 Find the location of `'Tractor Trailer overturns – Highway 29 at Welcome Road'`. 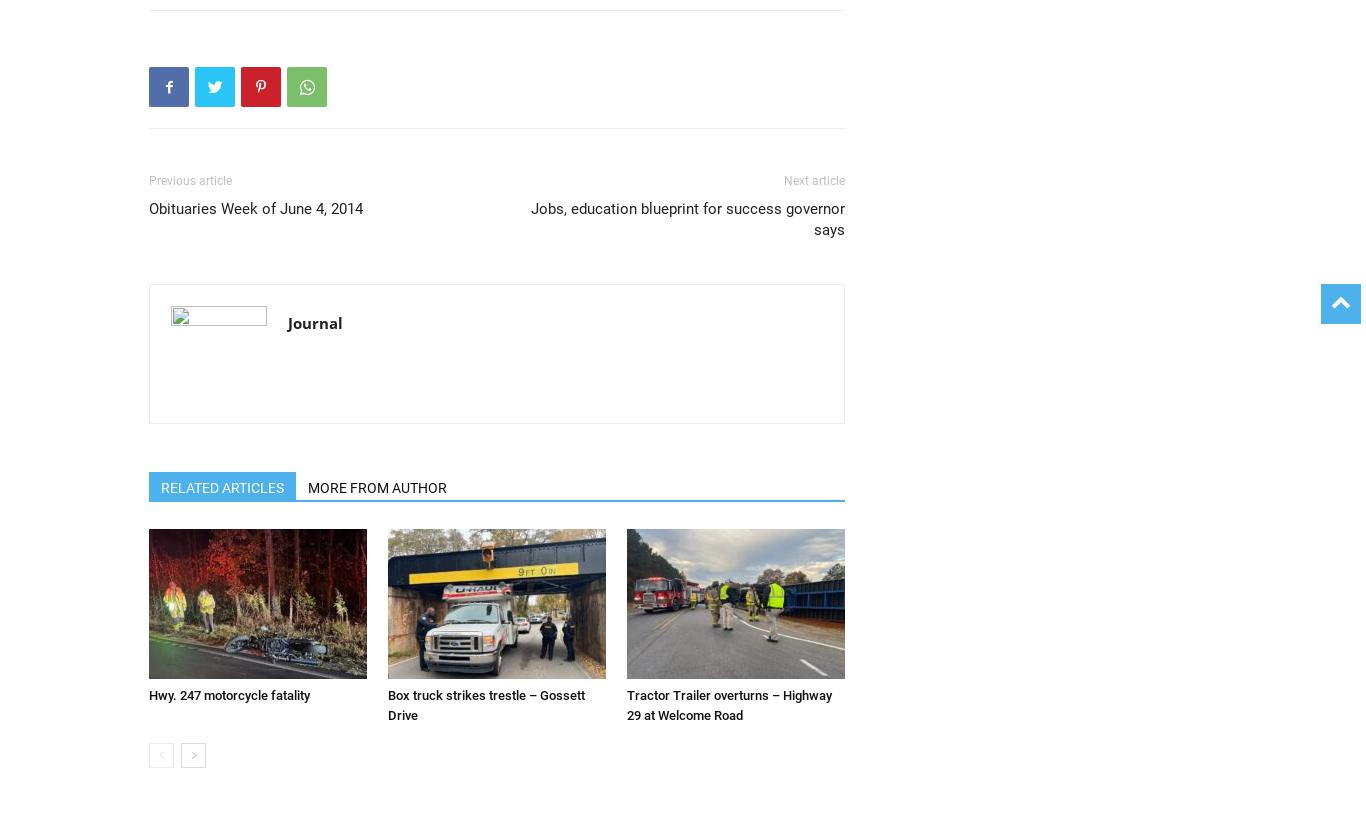

'Tractor Trailer overturns – Highway 29 at Welcome Road' is located at coordinates (729, 705).